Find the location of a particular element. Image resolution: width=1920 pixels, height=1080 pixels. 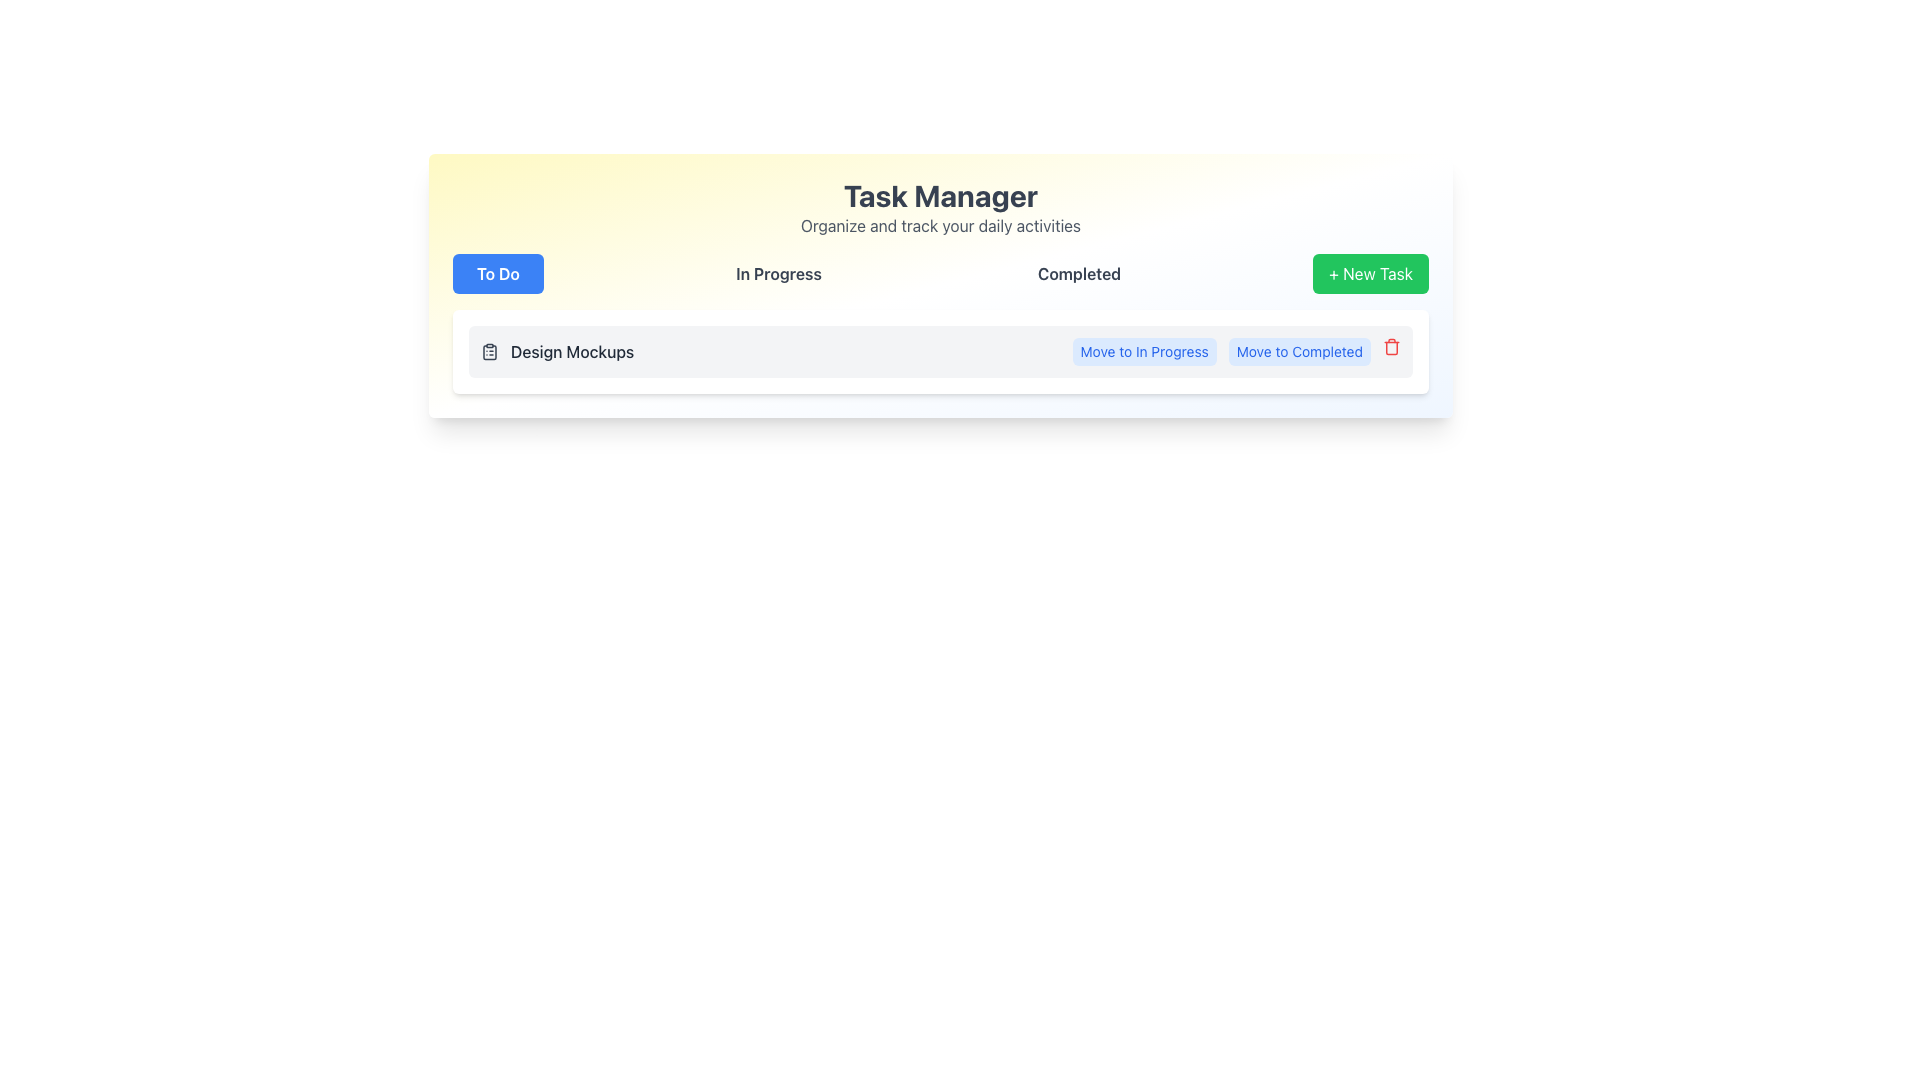

the clipboard icon, which is a non-interactive SVG rendering located to the left of the 'Design Mockups' text in the 'To Do' section of the task manager interface is located at coordinates (489, 350).